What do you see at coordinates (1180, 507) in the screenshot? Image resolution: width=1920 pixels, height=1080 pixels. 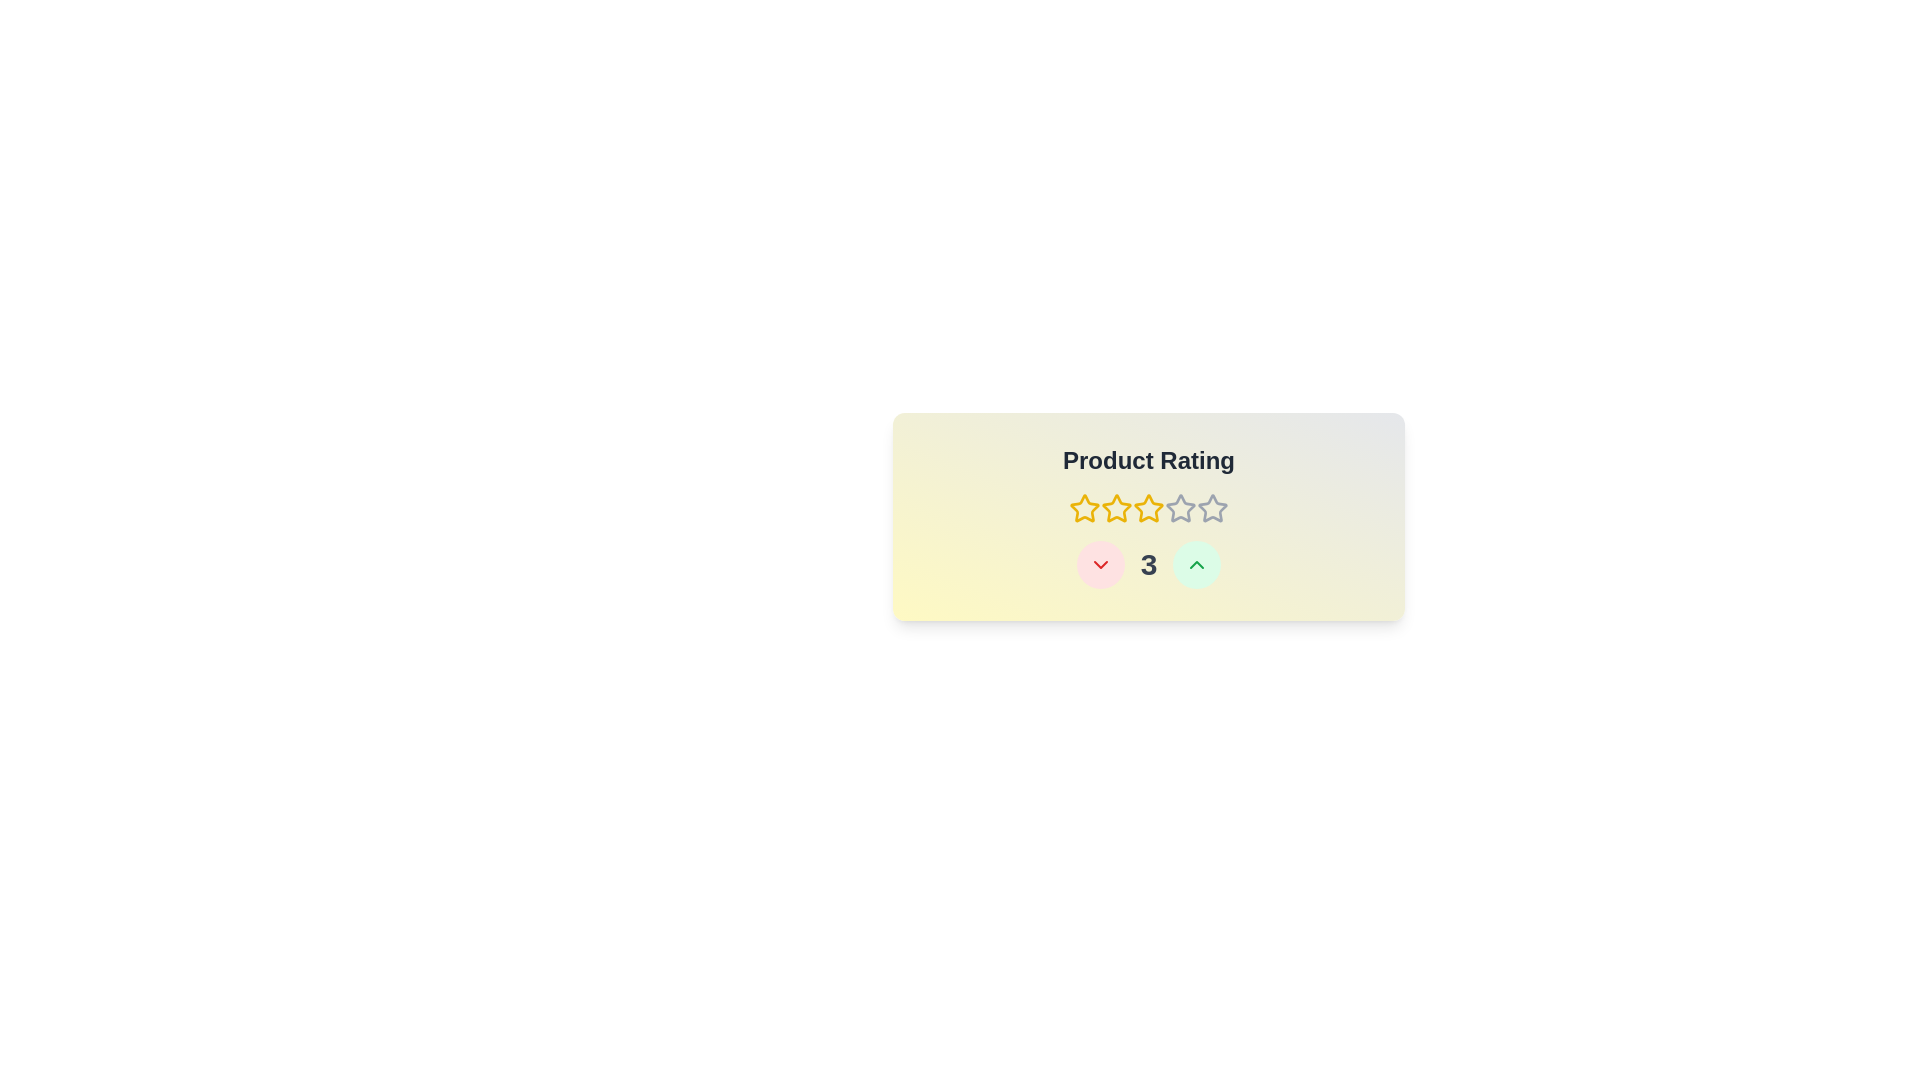 I see `the fourth star in the sequence of five rating stars under the 'Product Rating' label` at bounding box center [1180, 507].